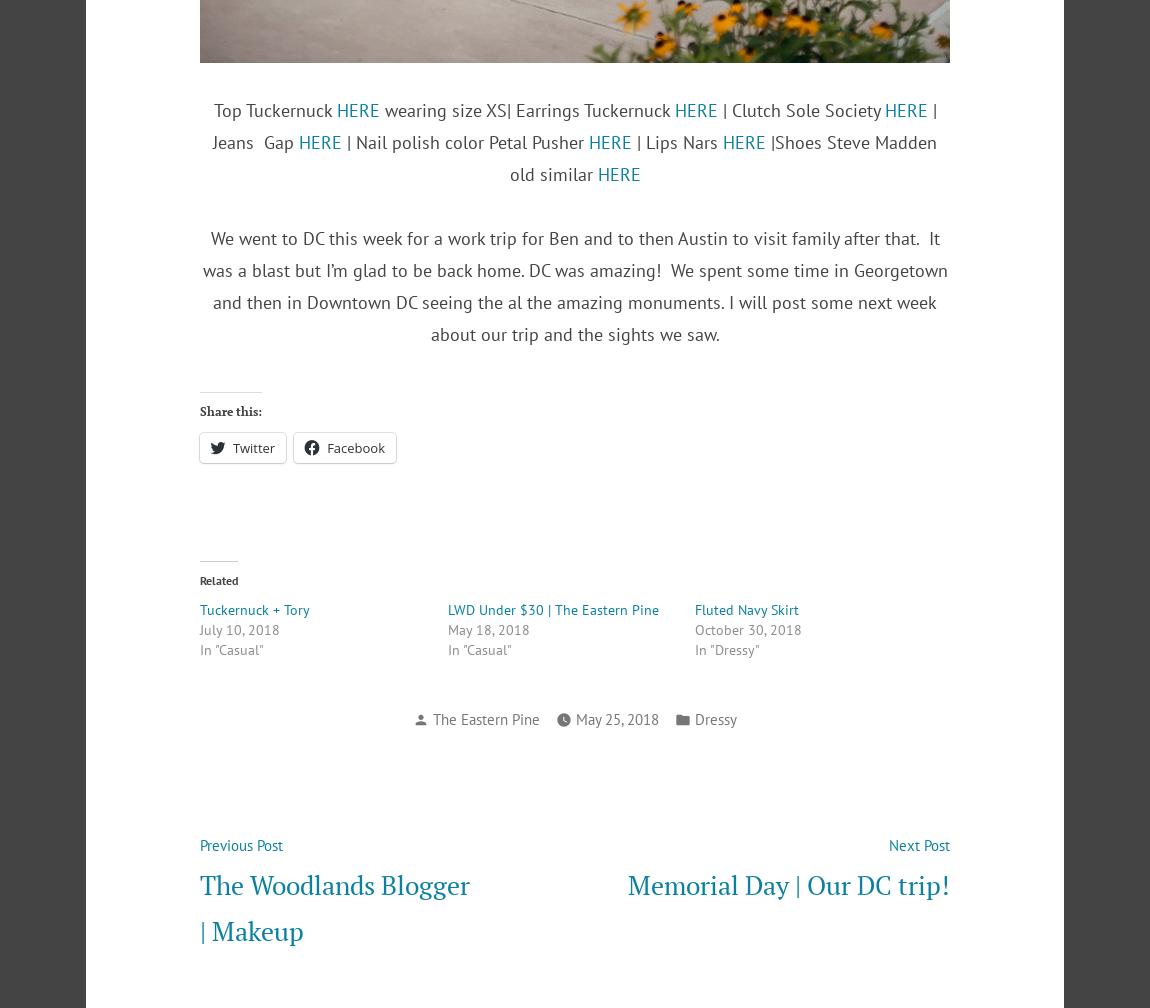  I want to click on 'wearing size XS| Earrings Tuckernuck', so click(526, 109).